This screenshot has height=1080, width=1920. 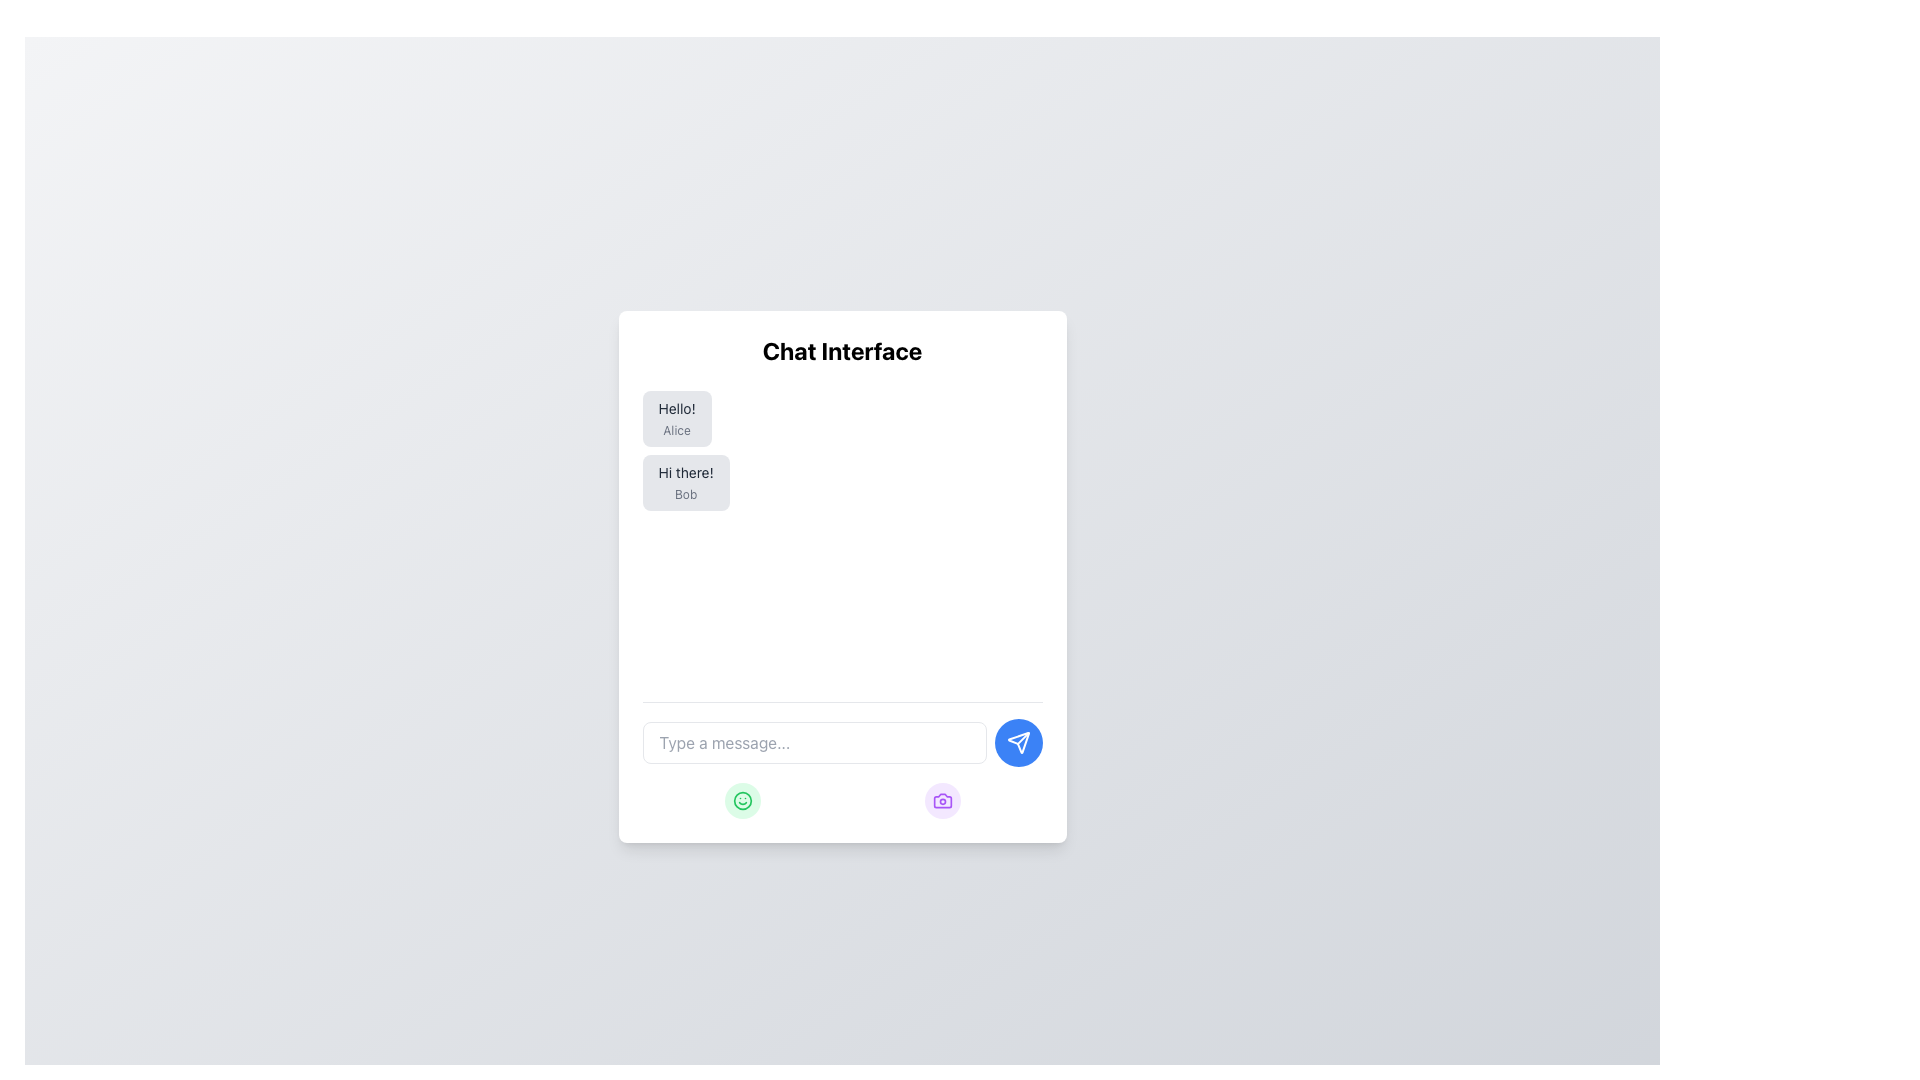 I want to click on the text label displaying the name 'Alice', which is styled in a small gray font and located beneath the greeting text 'Hello!' within a rounded chat bubble, so click(x=677, y=430).